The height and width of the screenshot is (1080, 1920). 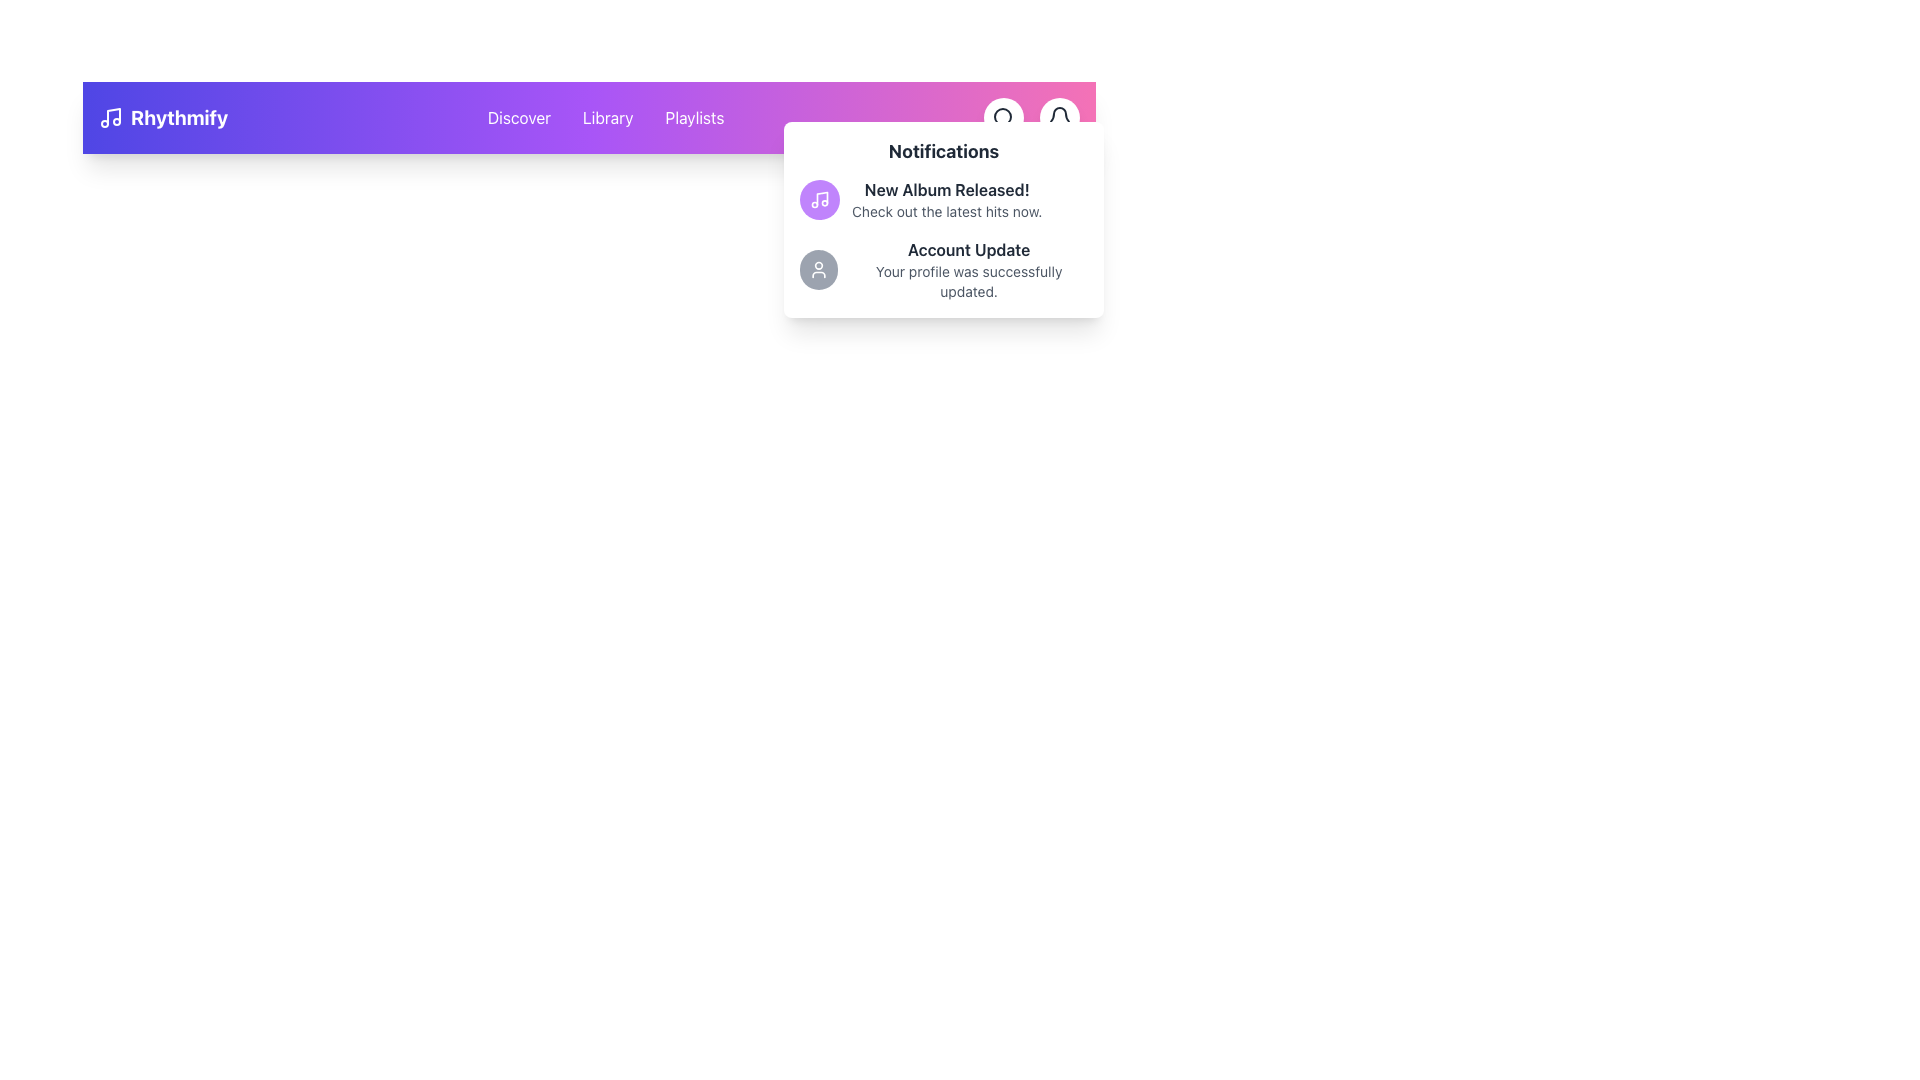 I want to click on the 'Discover', 'Library', or 'Playlists' navigation links in the Navigation Bar at the top of the interface, so click(x=588, y=118).